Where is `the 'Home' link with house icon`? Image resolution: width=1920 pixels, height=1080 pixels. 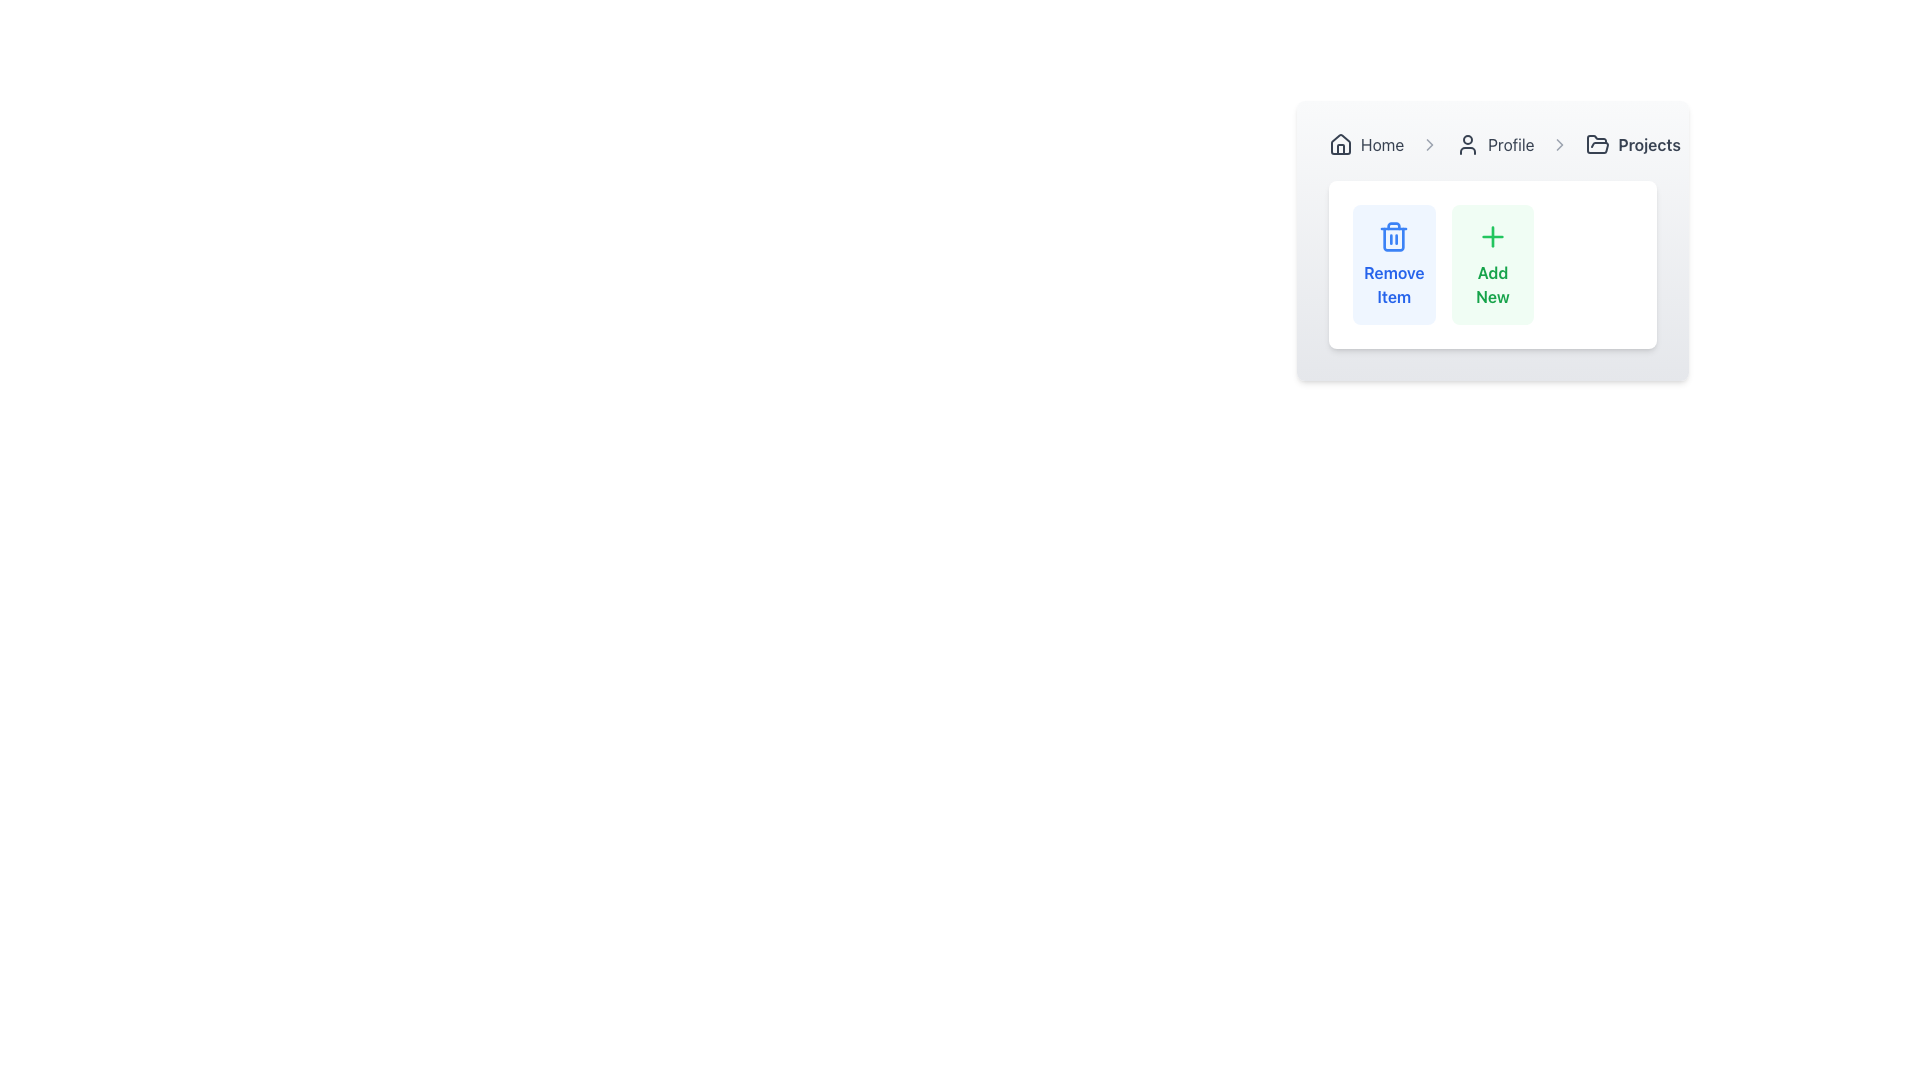
the 'Home' link with house icon is located at coordinates (1365, 144).